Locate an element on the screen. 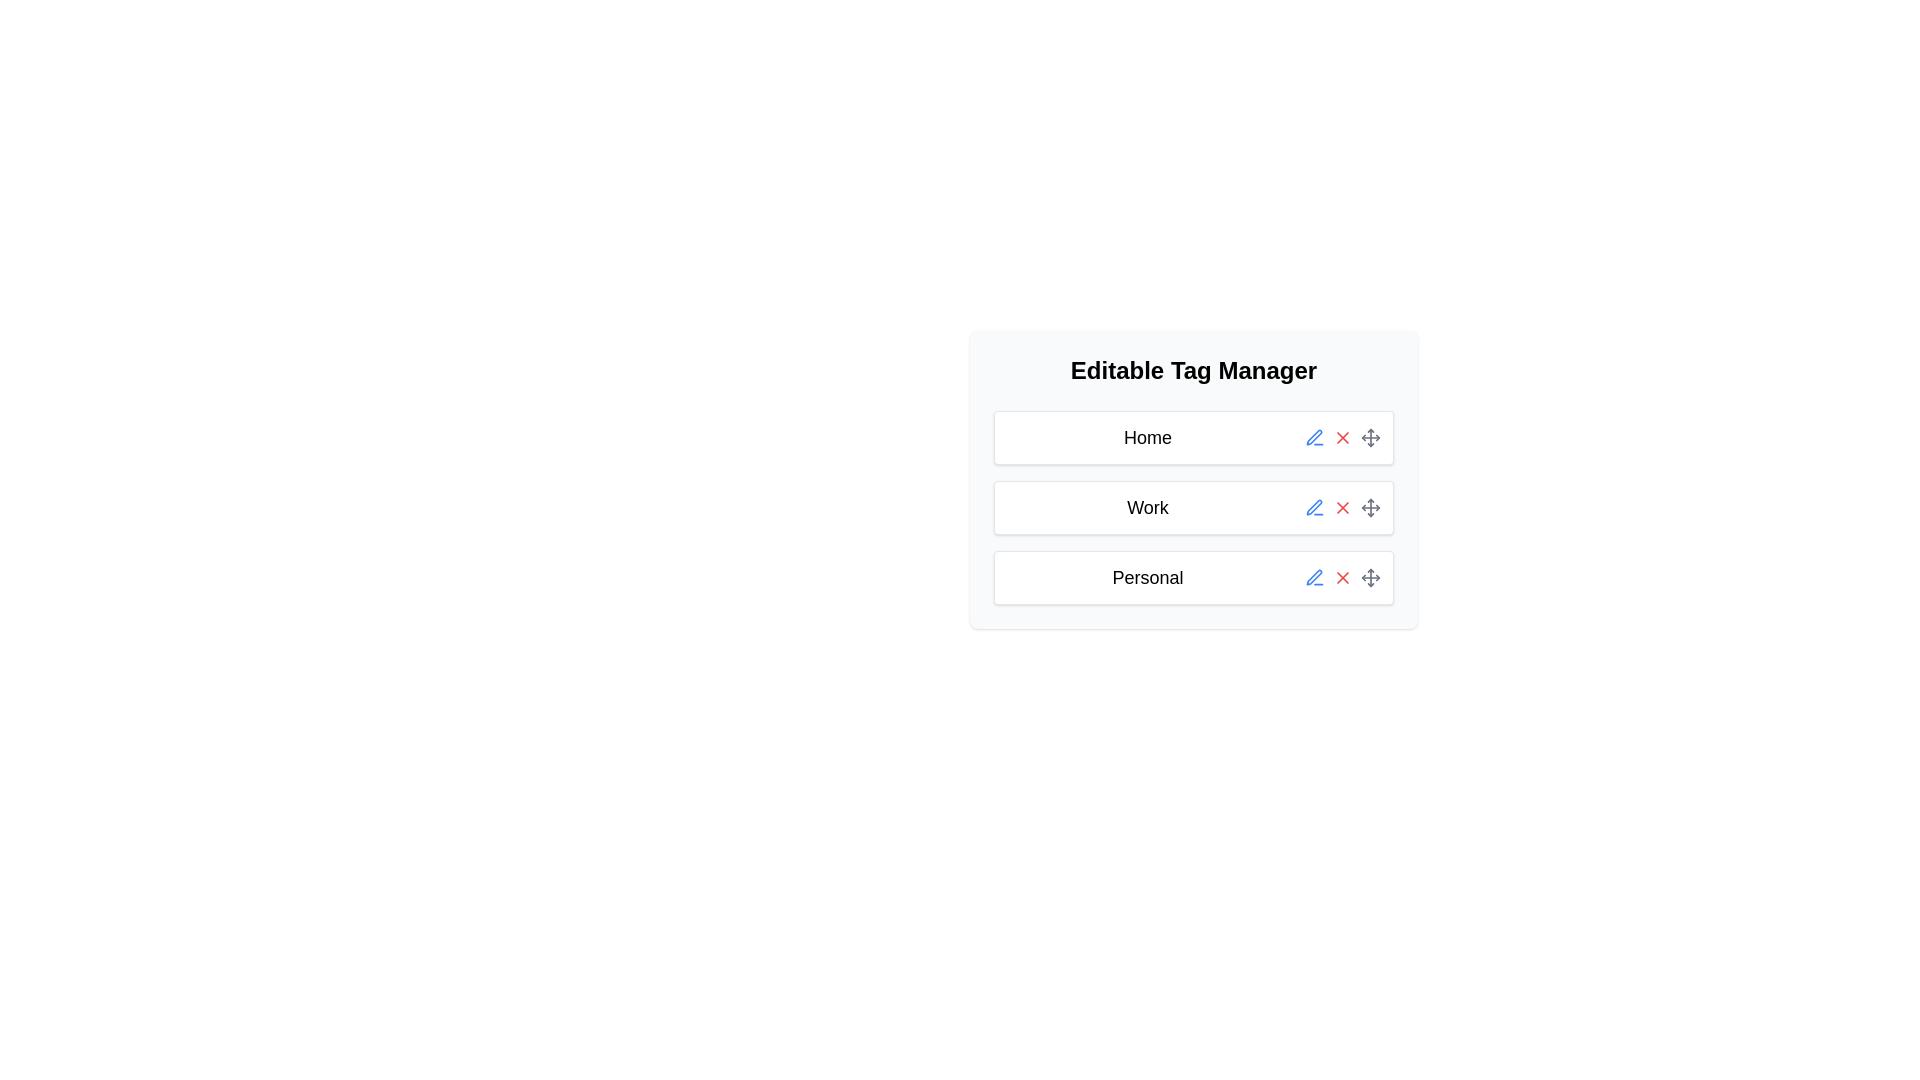 This screenshot has width=1920, height=1080. the edit button icon located to the right of the 'Home' label in the 'Editable Tag Manager' section is located at coordinates (1315, 437).